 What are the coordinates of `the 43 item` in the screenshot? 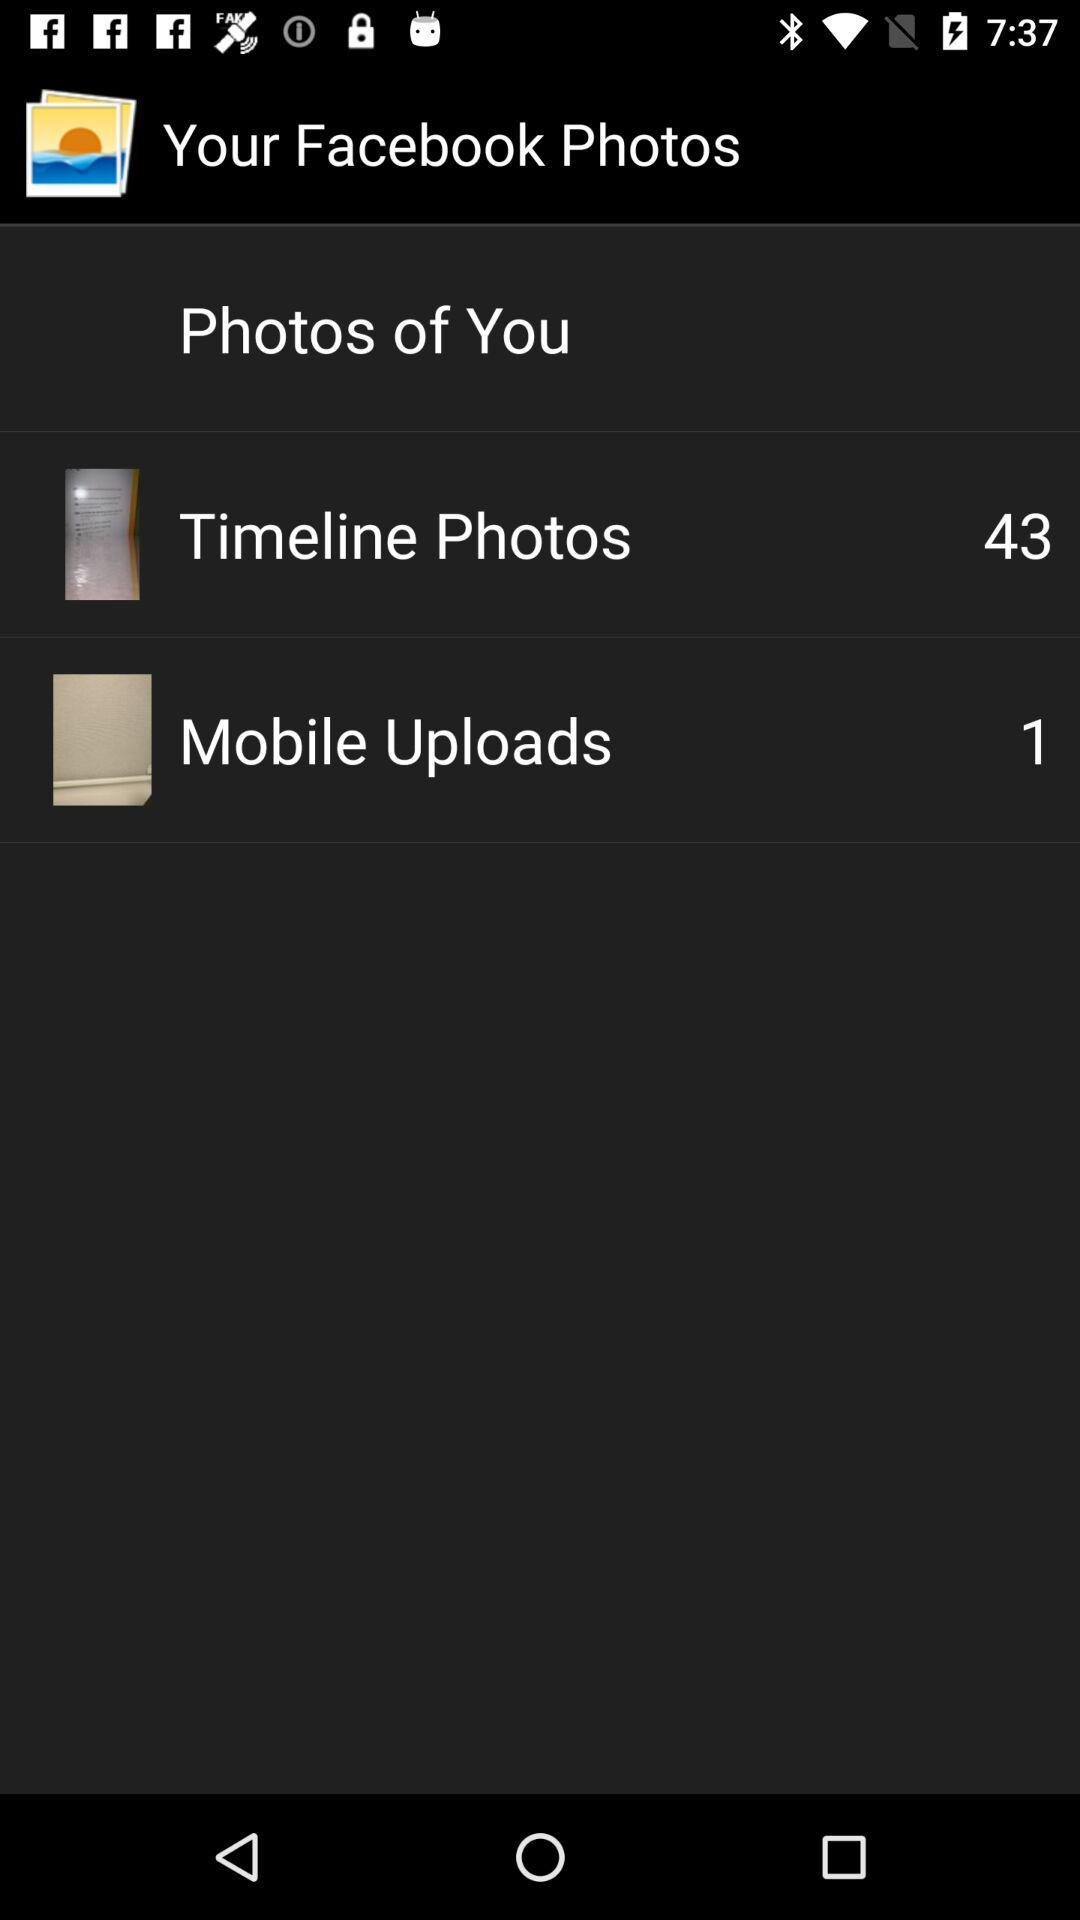 It's located at (1018, 533).